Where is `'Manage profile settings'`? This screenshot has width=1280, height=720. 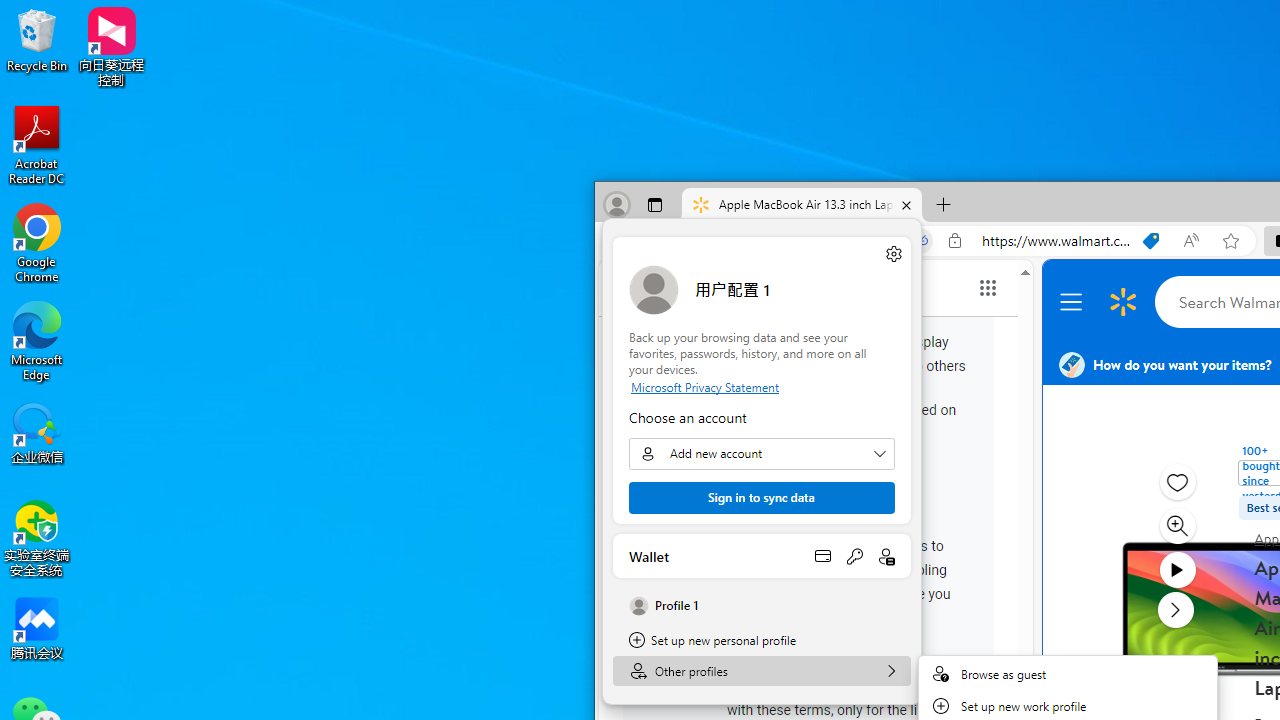
'Manage profile settings' is located at coordinates (893, 252).